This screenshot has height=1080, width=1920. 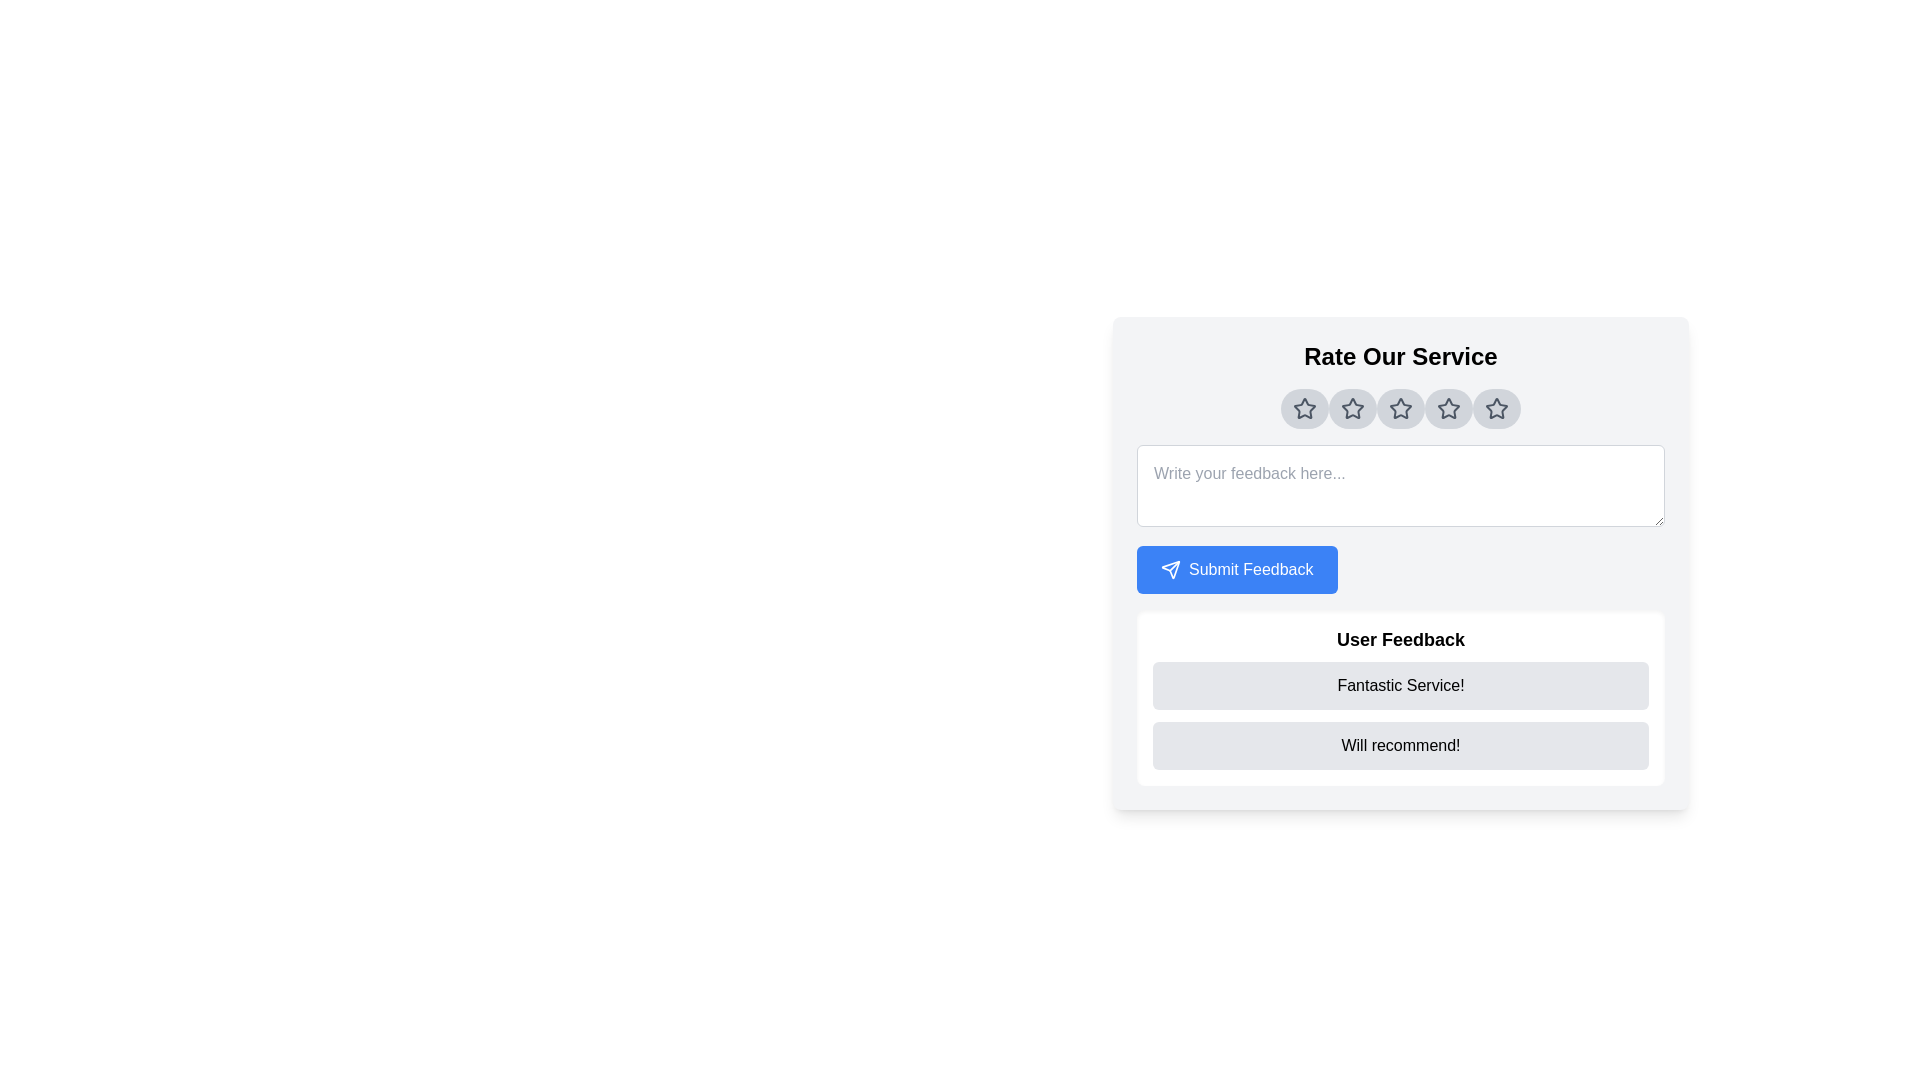 I want to click on the third star icon in the row under the heading 'Rate Our Service', so click(x=1399, y=407).